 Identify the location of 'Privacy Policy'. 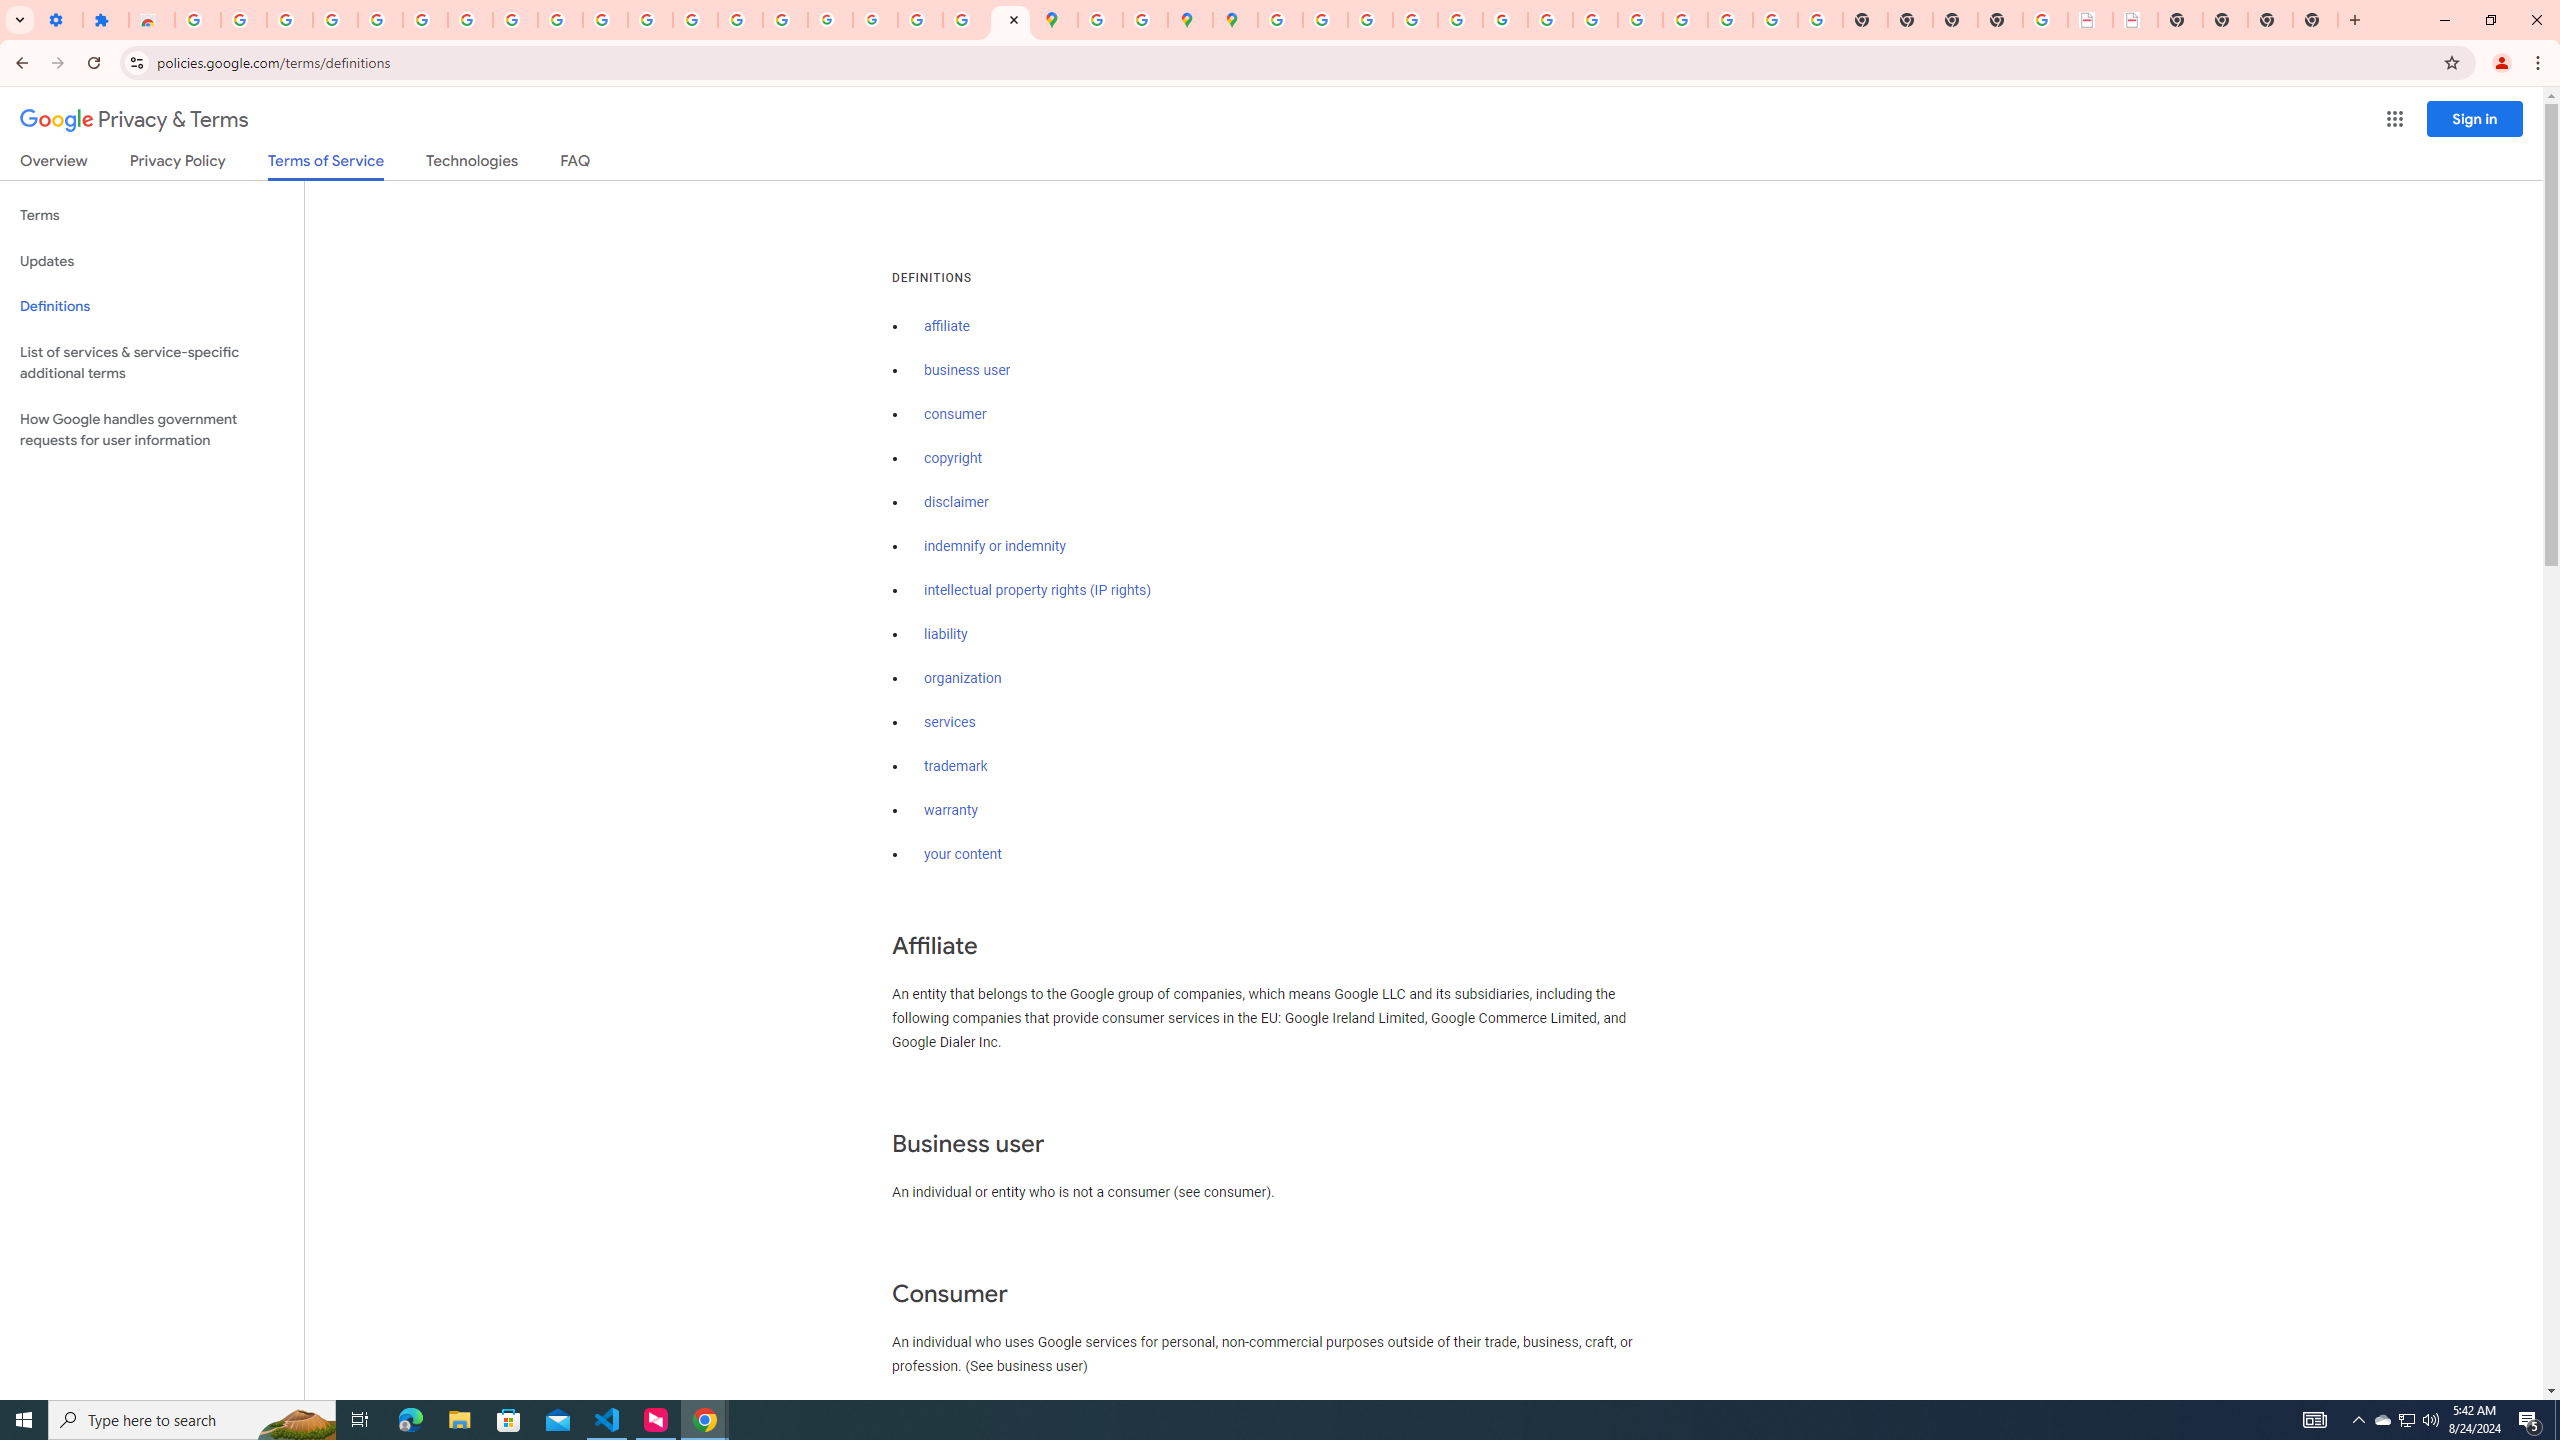
(175, 164).